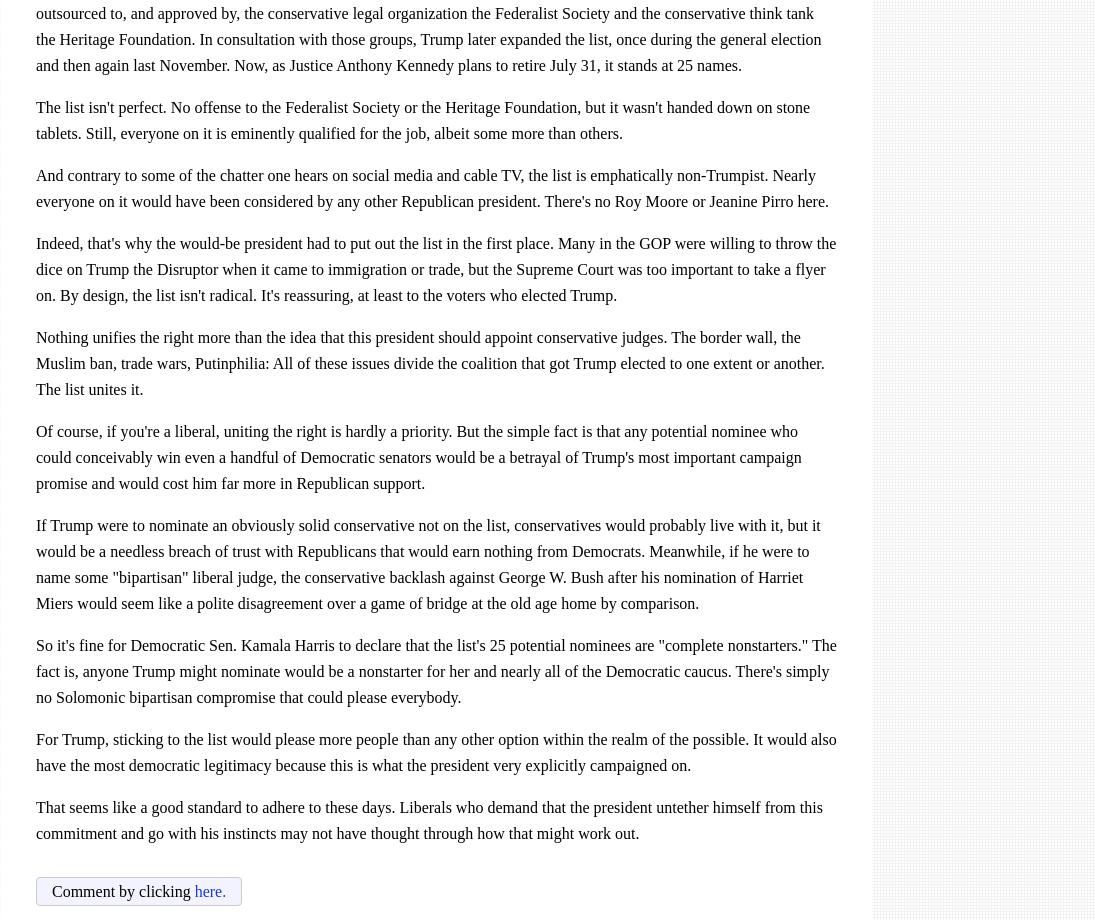 The width and height of the screenshot is (1095, 920). I want to click on 'That seems like a good standard to adhere to these days. Liberals who demand that the president untether himself from this commitment and go with his instincts may not have thought through how that might work out.', so click(428, 819).